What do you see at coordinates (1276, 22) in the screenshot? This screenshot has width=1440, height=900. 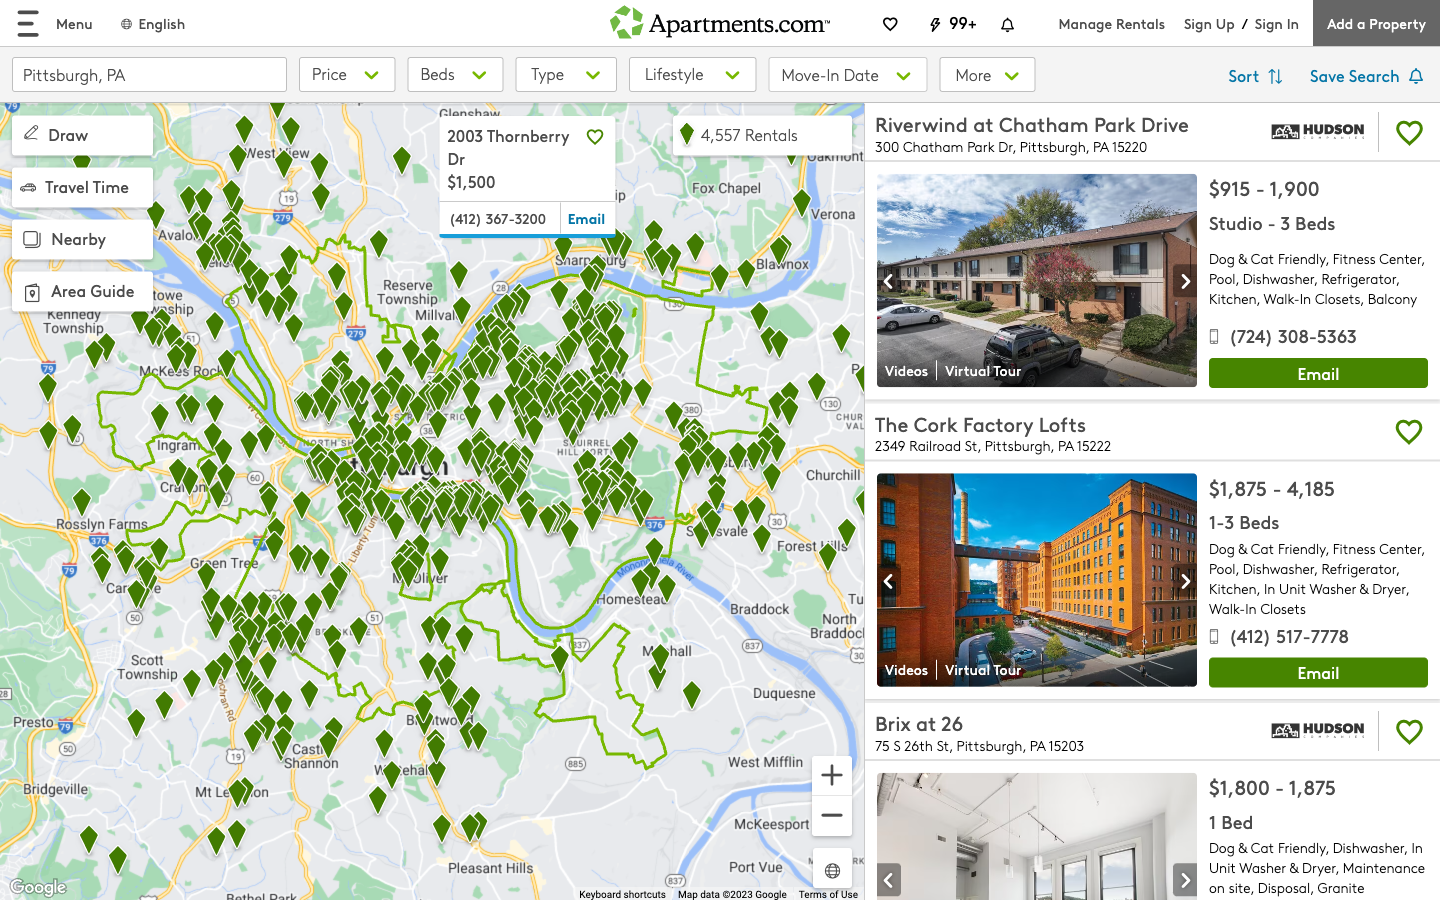 I see `signin option` at bounding box center [1276, 22].